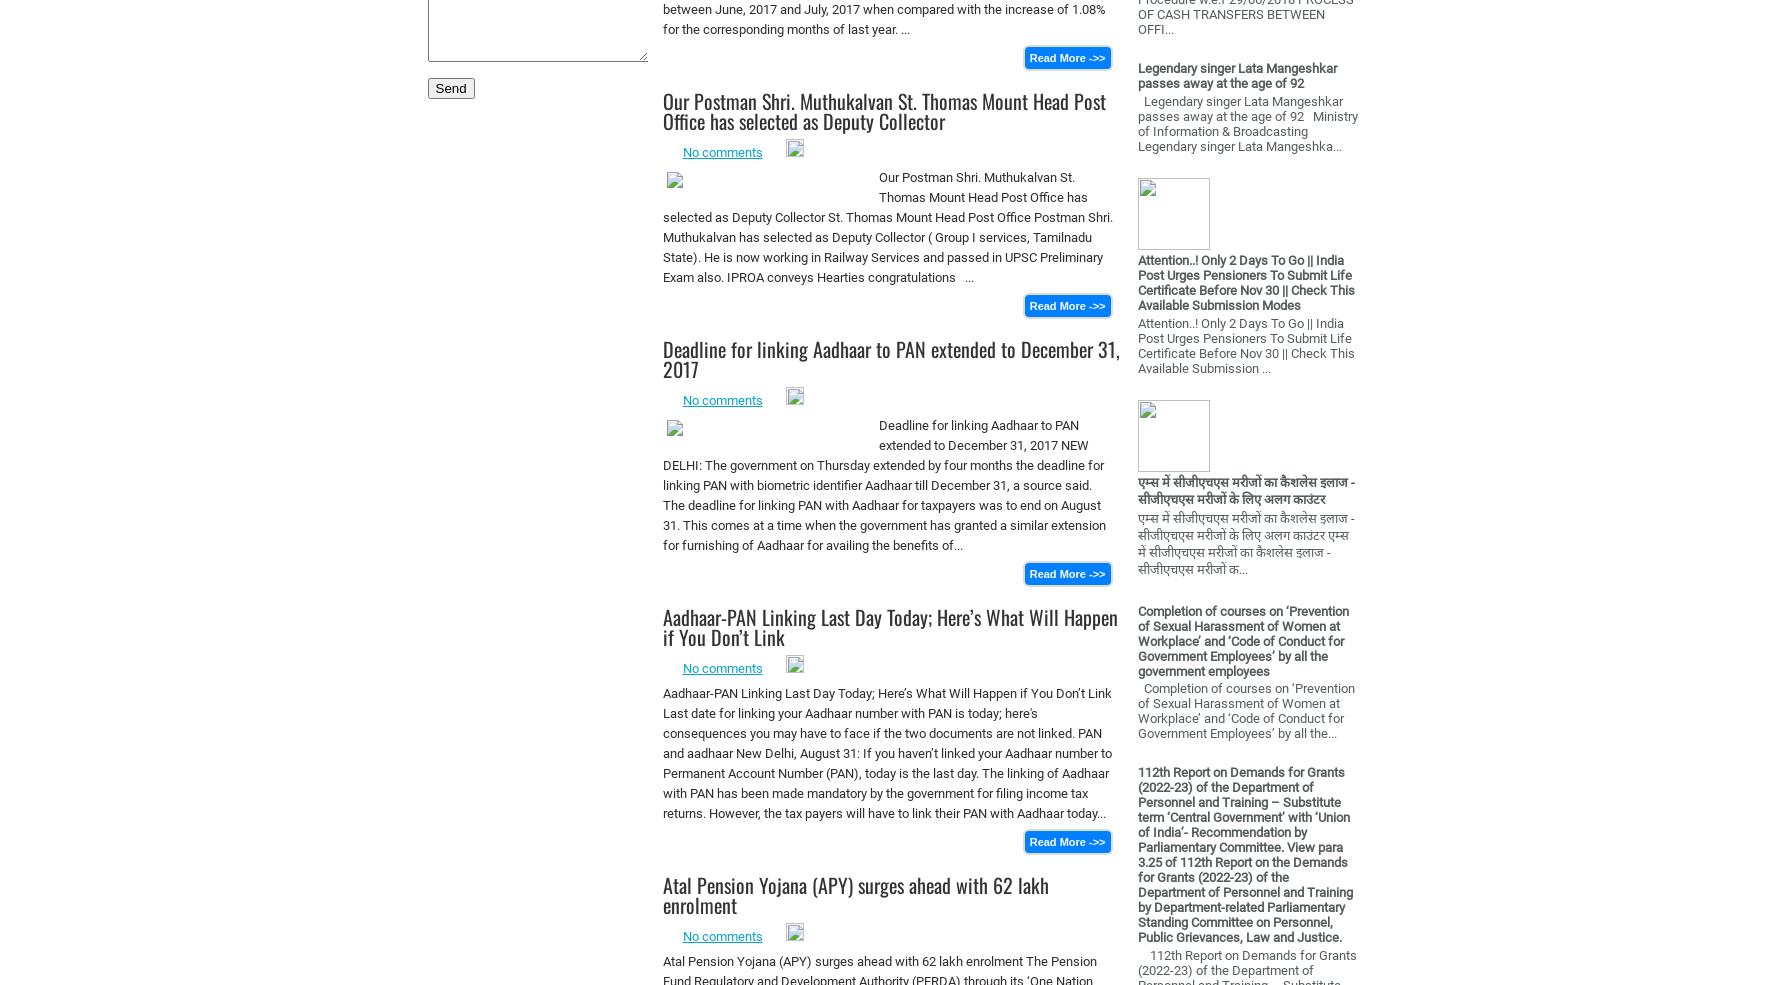 This screenshot has height=985, width=1785. I want to click on 'Deadline for linking Aadhaar to PAN extended to December 31, 2017











NEW DELHI: The government on Thursday extended by four months the deadline for linking PAN with biometric identifier Aadhaar till December 31, a source said.



The deadline for linking PAN with Aadhaar for taxpayers was to end on August 31.



This comes at a time when the government has granted a similar extension for furnishing of Aadhaar for availing the benefits of...', so click(883, 484).